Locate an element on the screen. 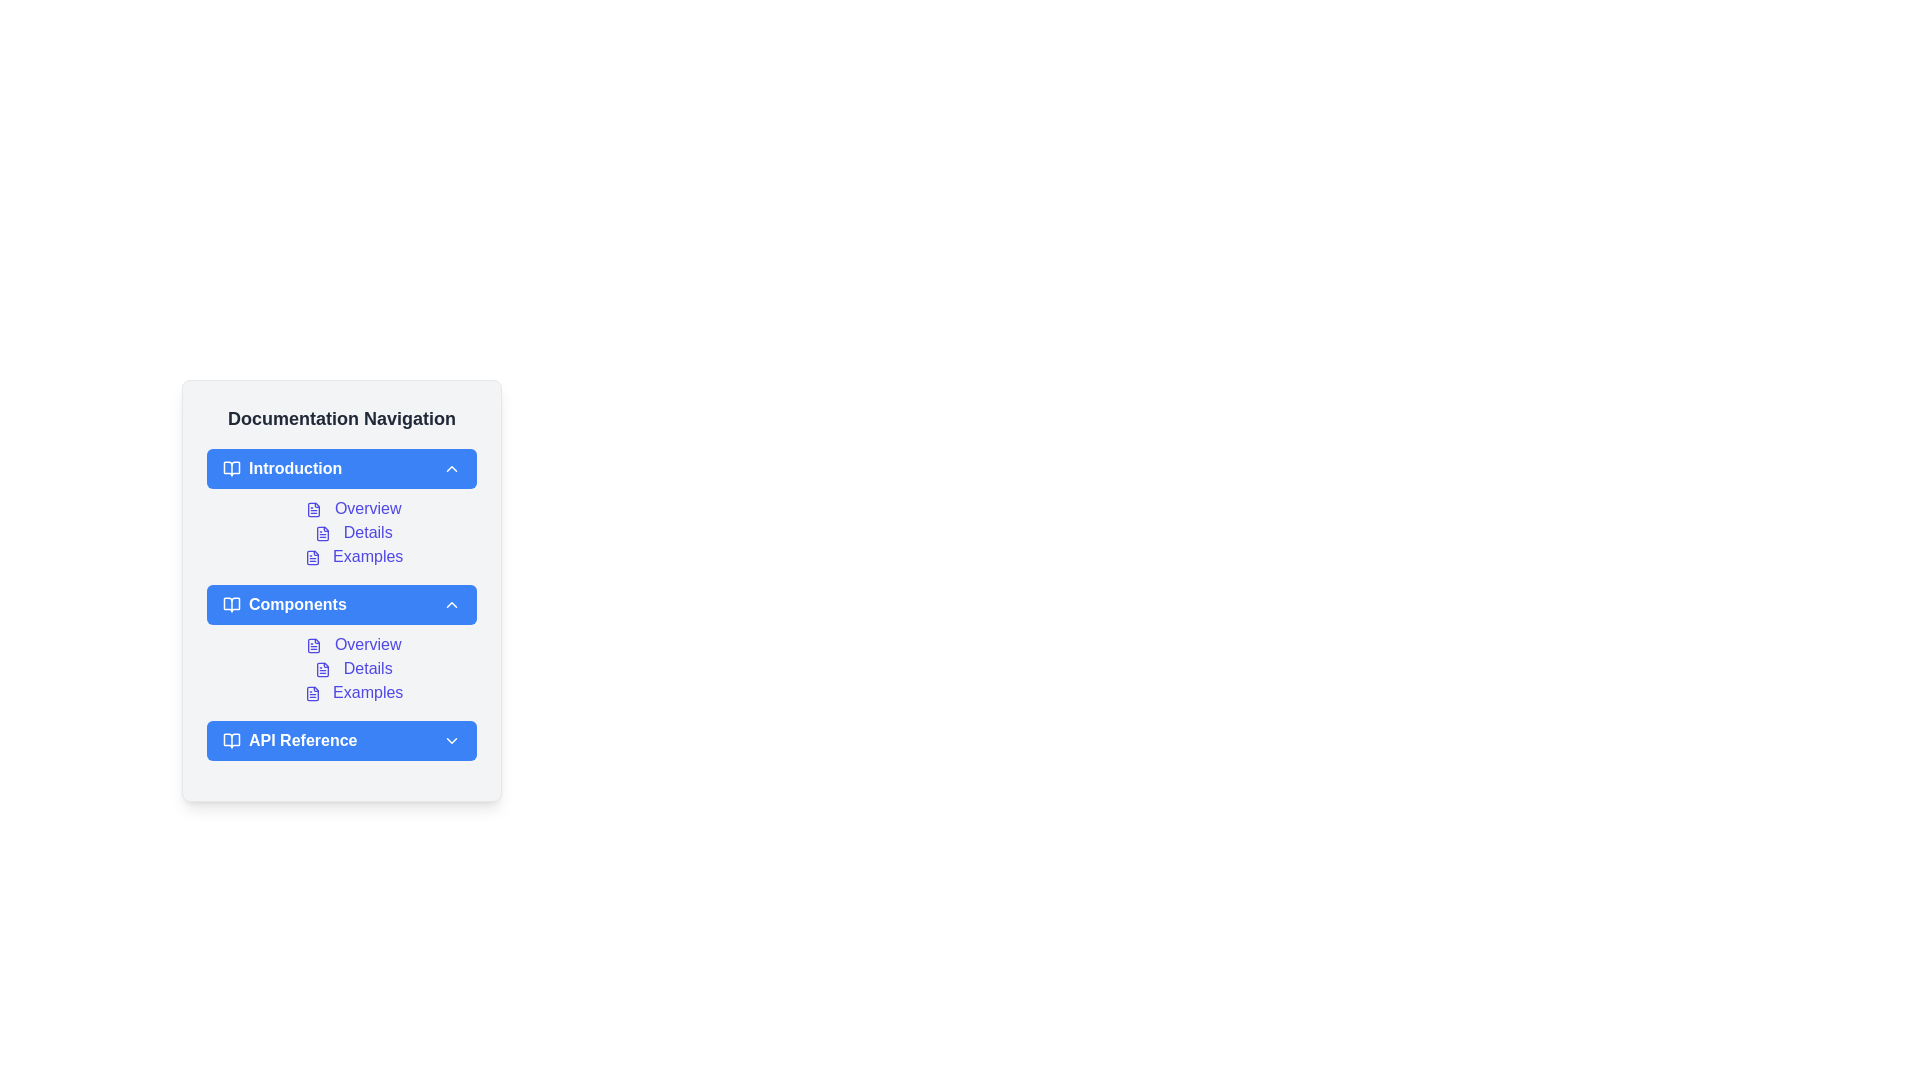  the hyperlinked text in the 'Documentation Navigation' menu that allows access to detailed documentation under the 'Introduction' category is located at coordinates (341, 531).